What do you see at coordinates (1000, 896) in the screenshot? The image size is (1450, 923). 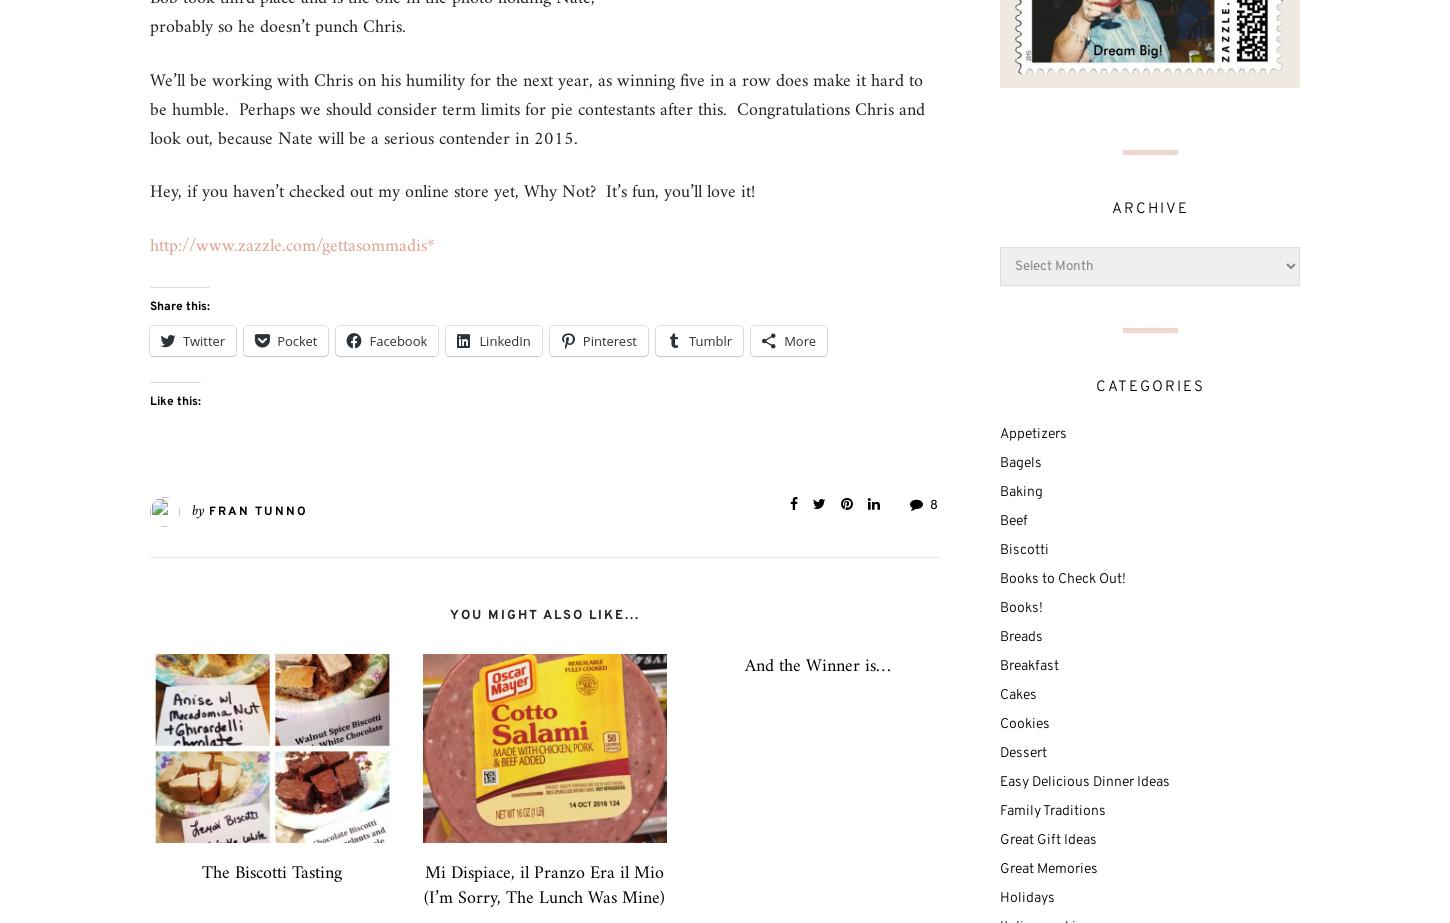 I see `'Holidays'` at bounding box center [1000, 896].